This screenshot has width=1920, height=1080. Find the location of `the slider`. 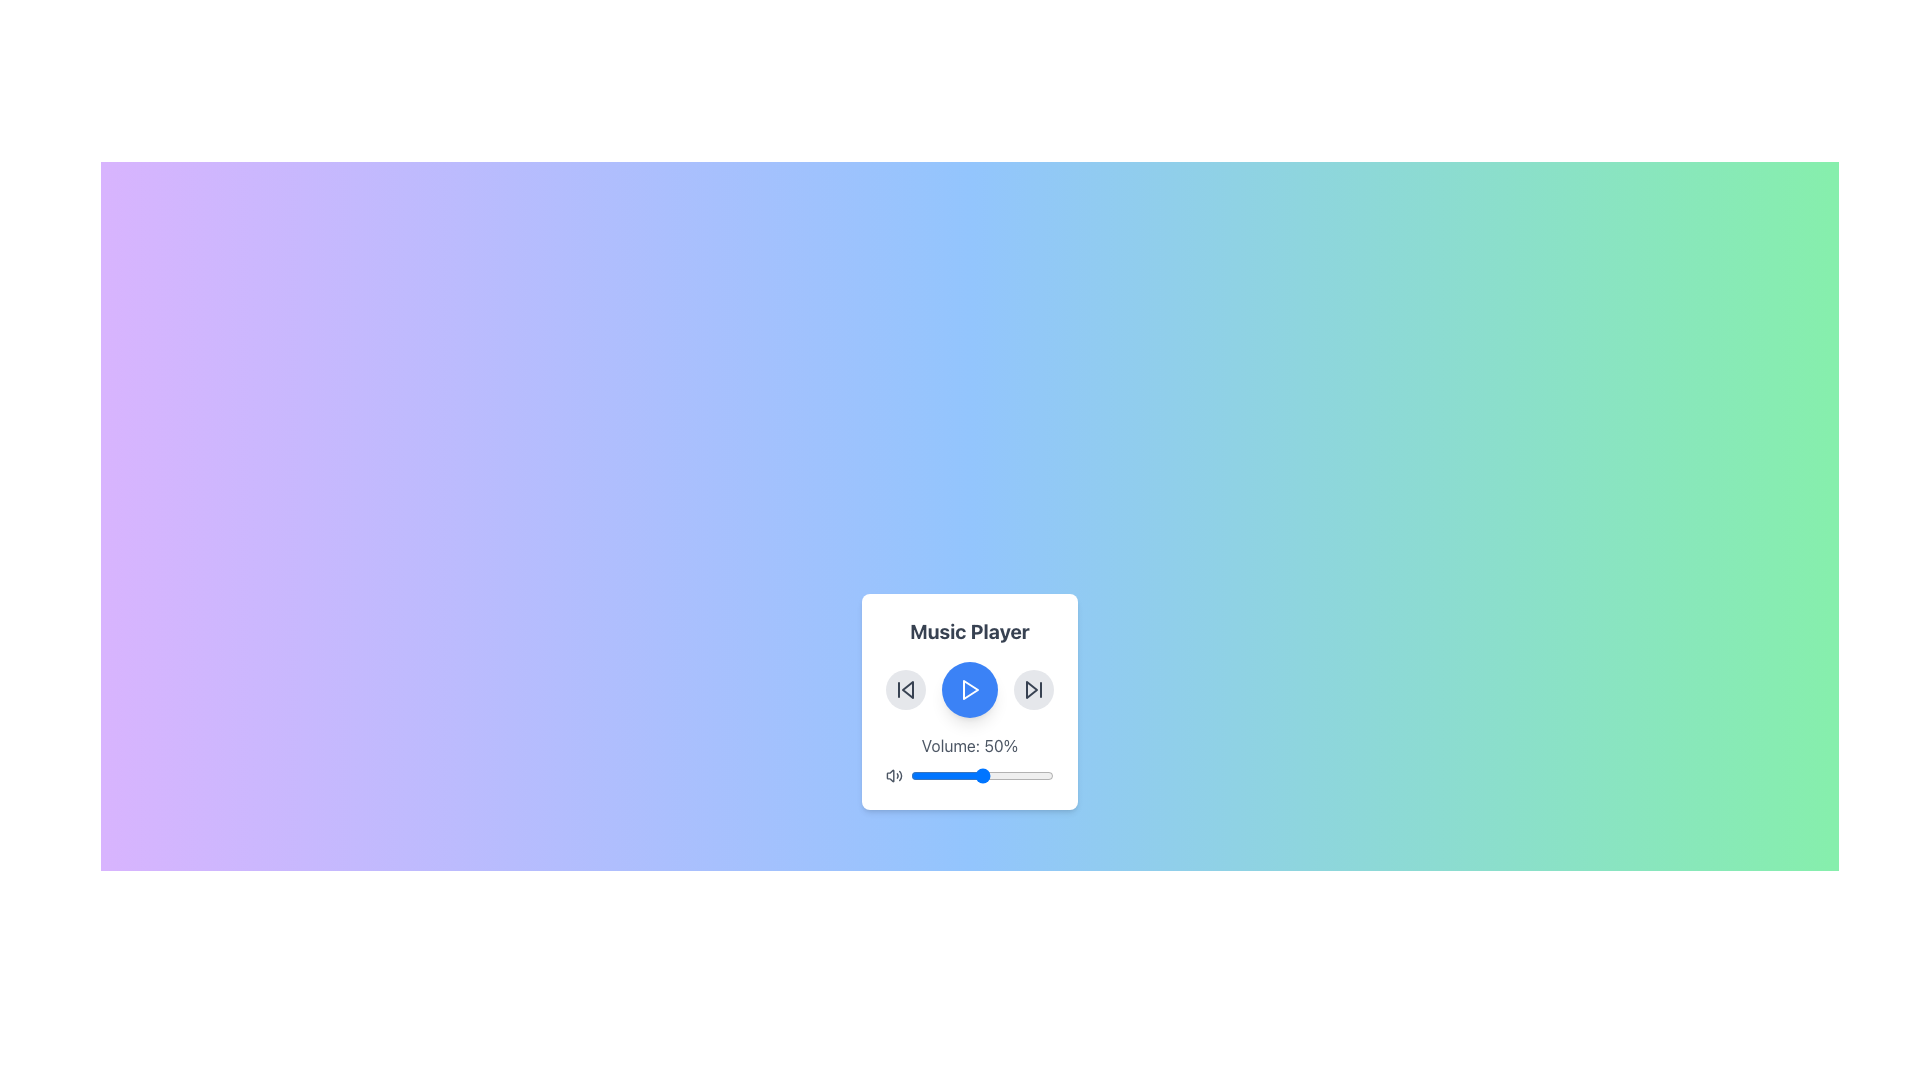

the slider is located at coordinates (1051, 774).